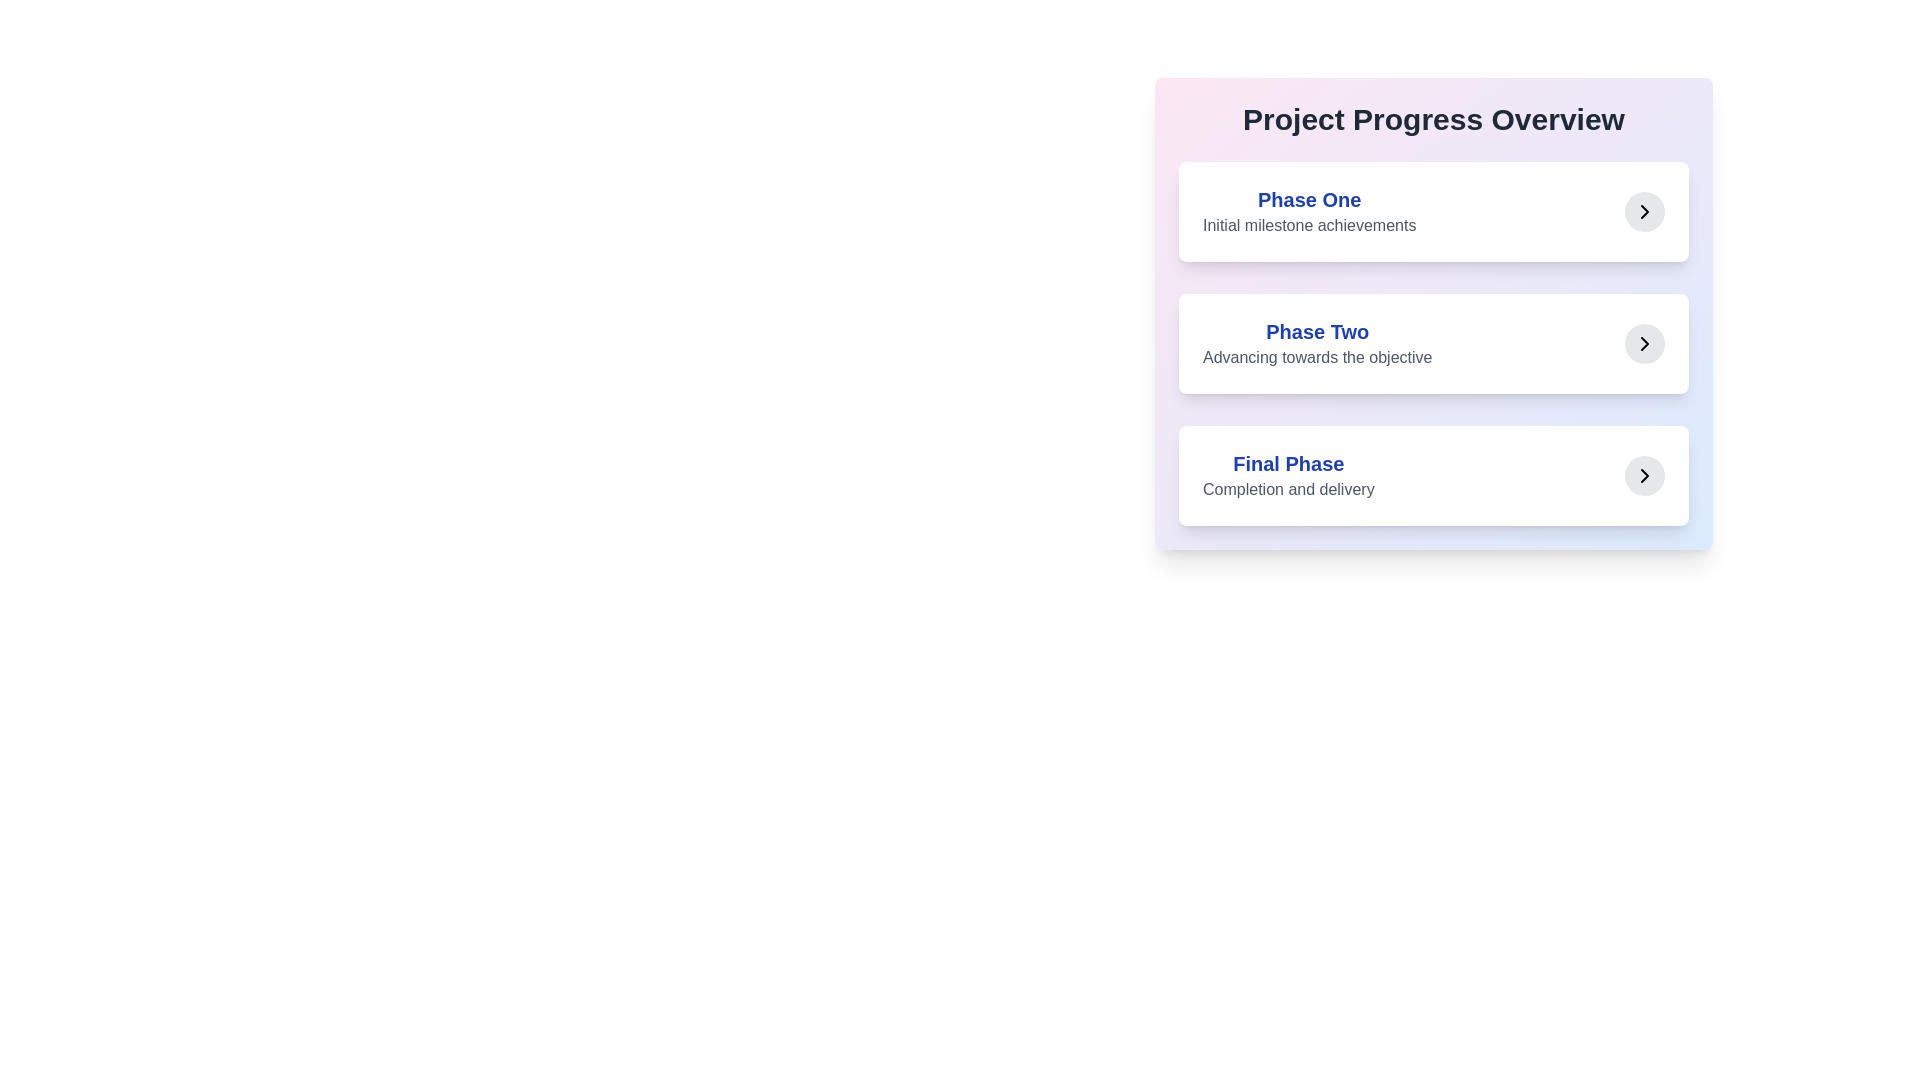 The width and height of the screenshot is (1920, 1080). Describe the element at coordinates (1645, 475) in the screenshot. I see `the right-pointing chevron icon located in the bottom-right corner of the 'Final Phase' section card` at that location.